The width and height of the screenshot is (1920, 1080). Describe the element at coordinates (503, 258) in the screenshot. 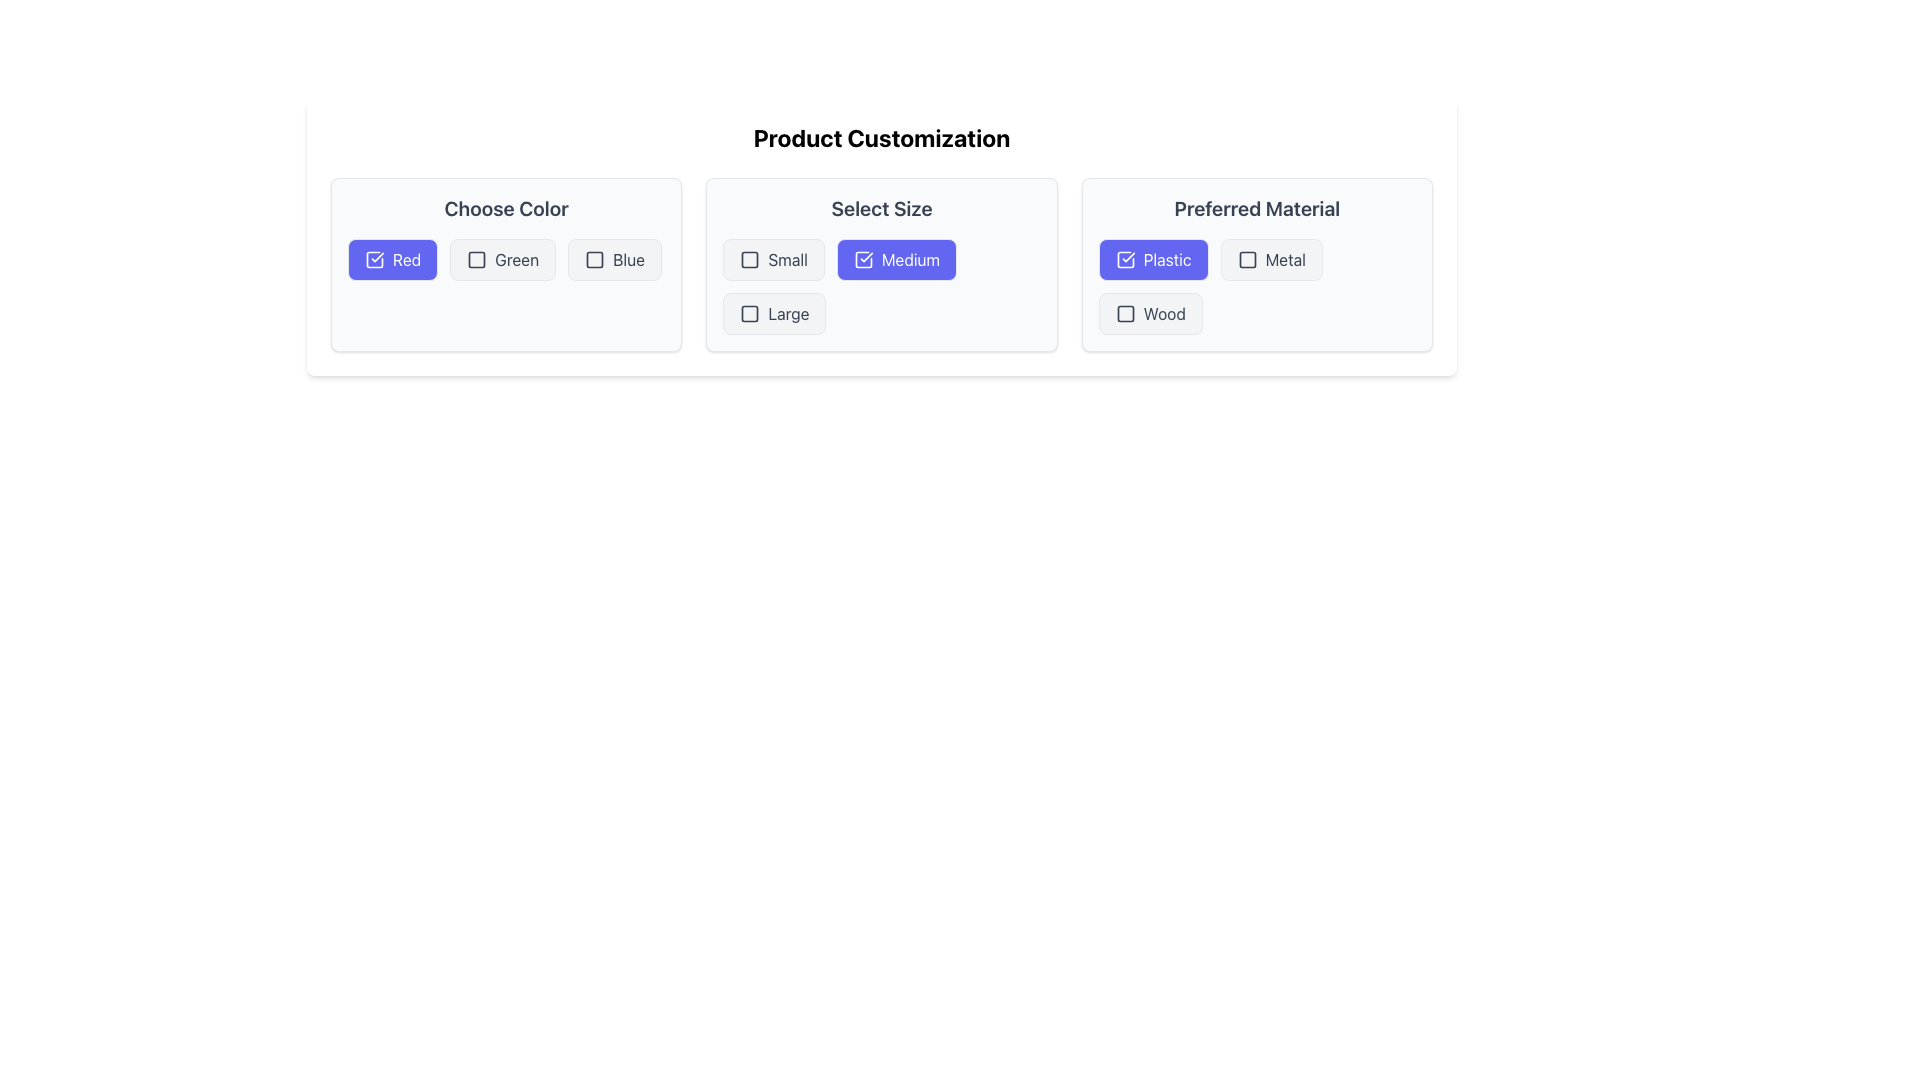

I see `the selectable button labeled 'Green' with a checkbox` at that location.